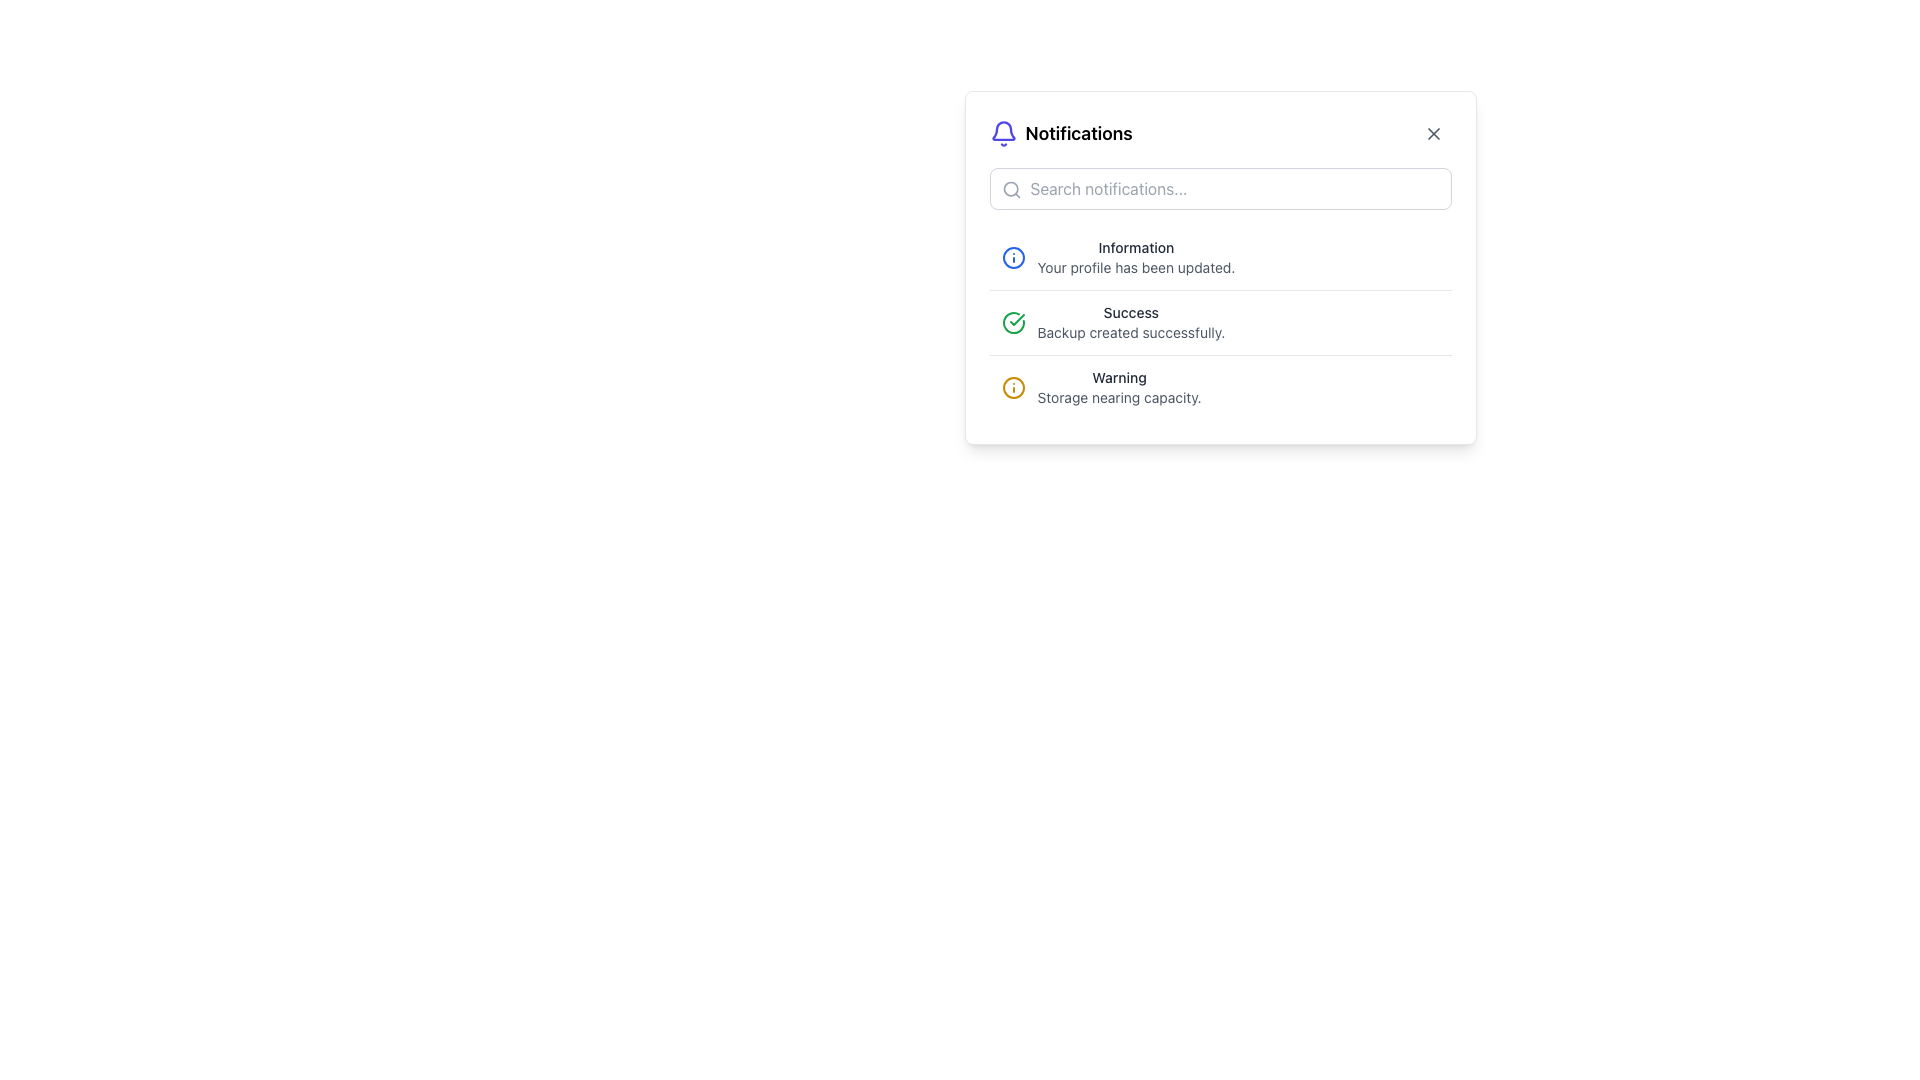 This screenshot has height=1080, width=1920. Describe the element at coordinates (1011, 189) in the screenshot. I see `the search icon located to the far left inside the input field of the notification panel, which serves as a visual cue for the search functionality` at that location.